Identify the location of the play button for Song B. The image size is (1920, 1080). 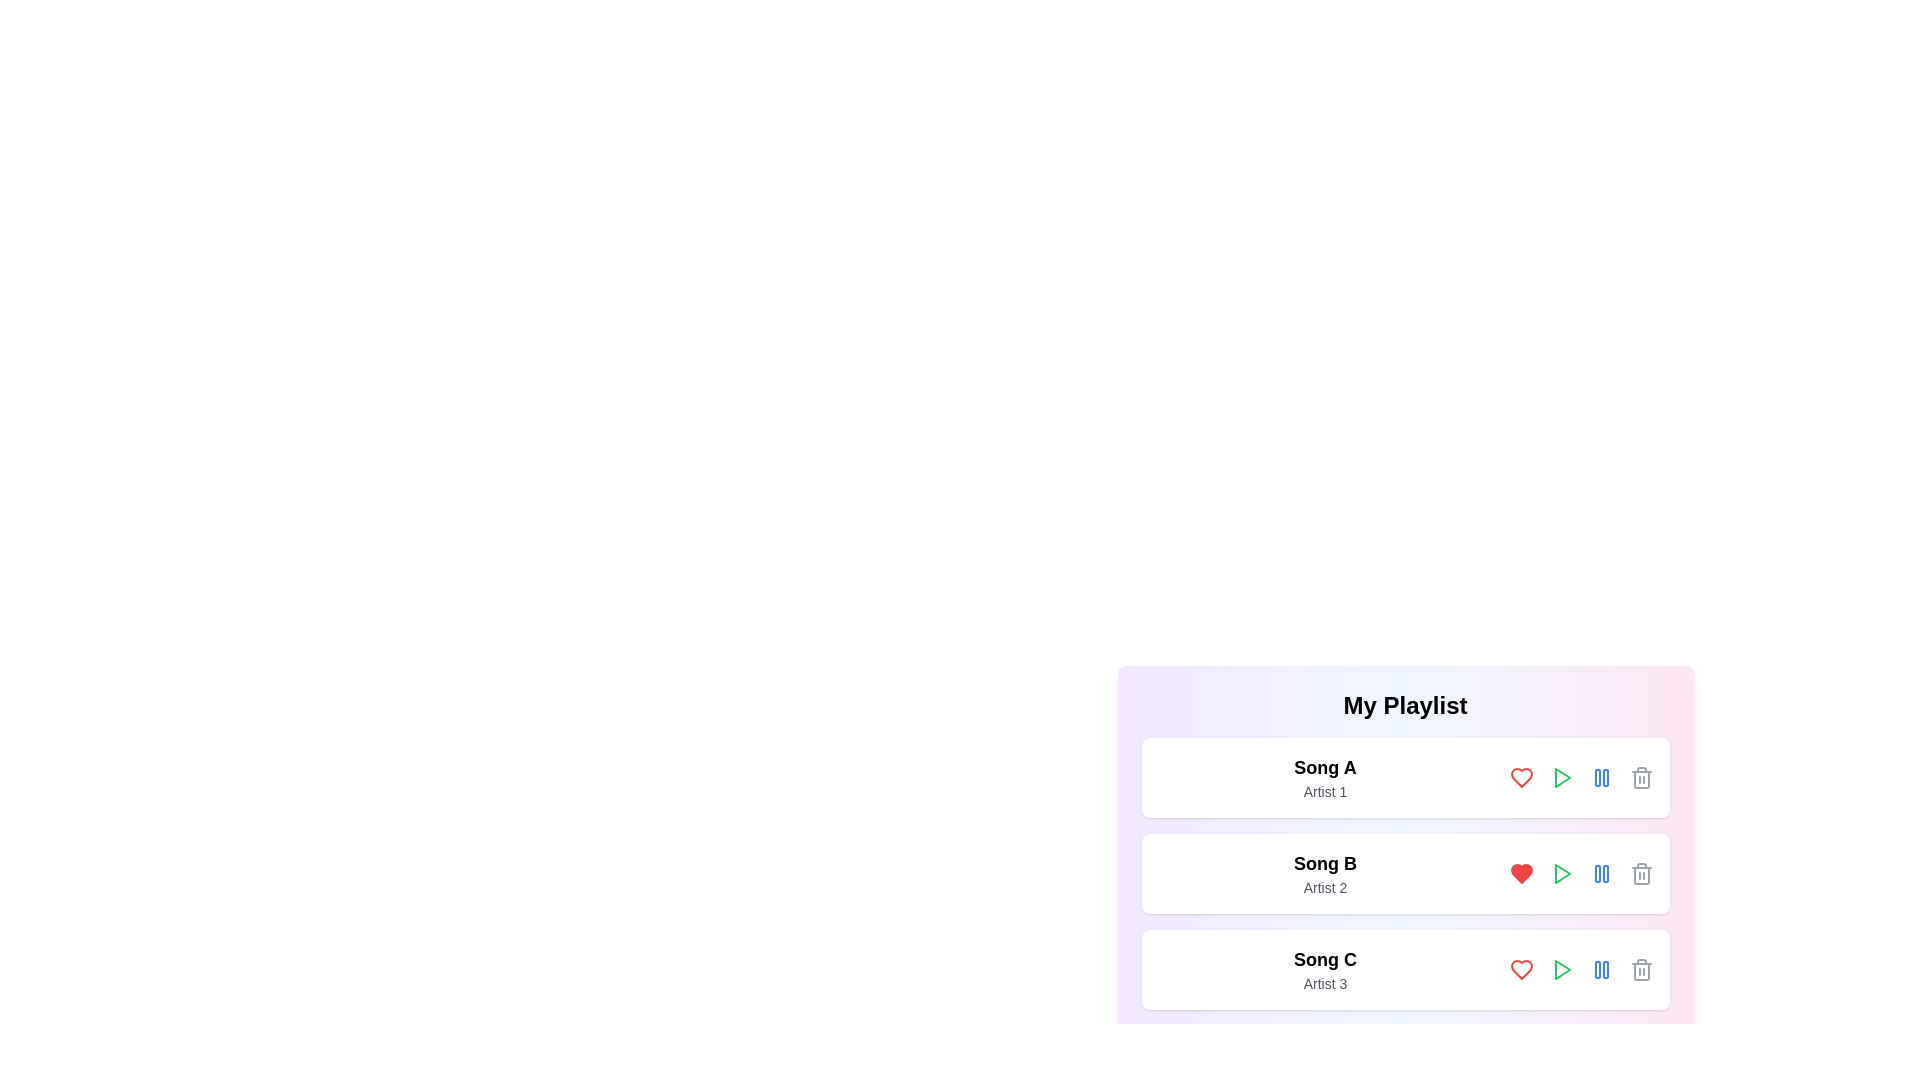
(1560, 873).